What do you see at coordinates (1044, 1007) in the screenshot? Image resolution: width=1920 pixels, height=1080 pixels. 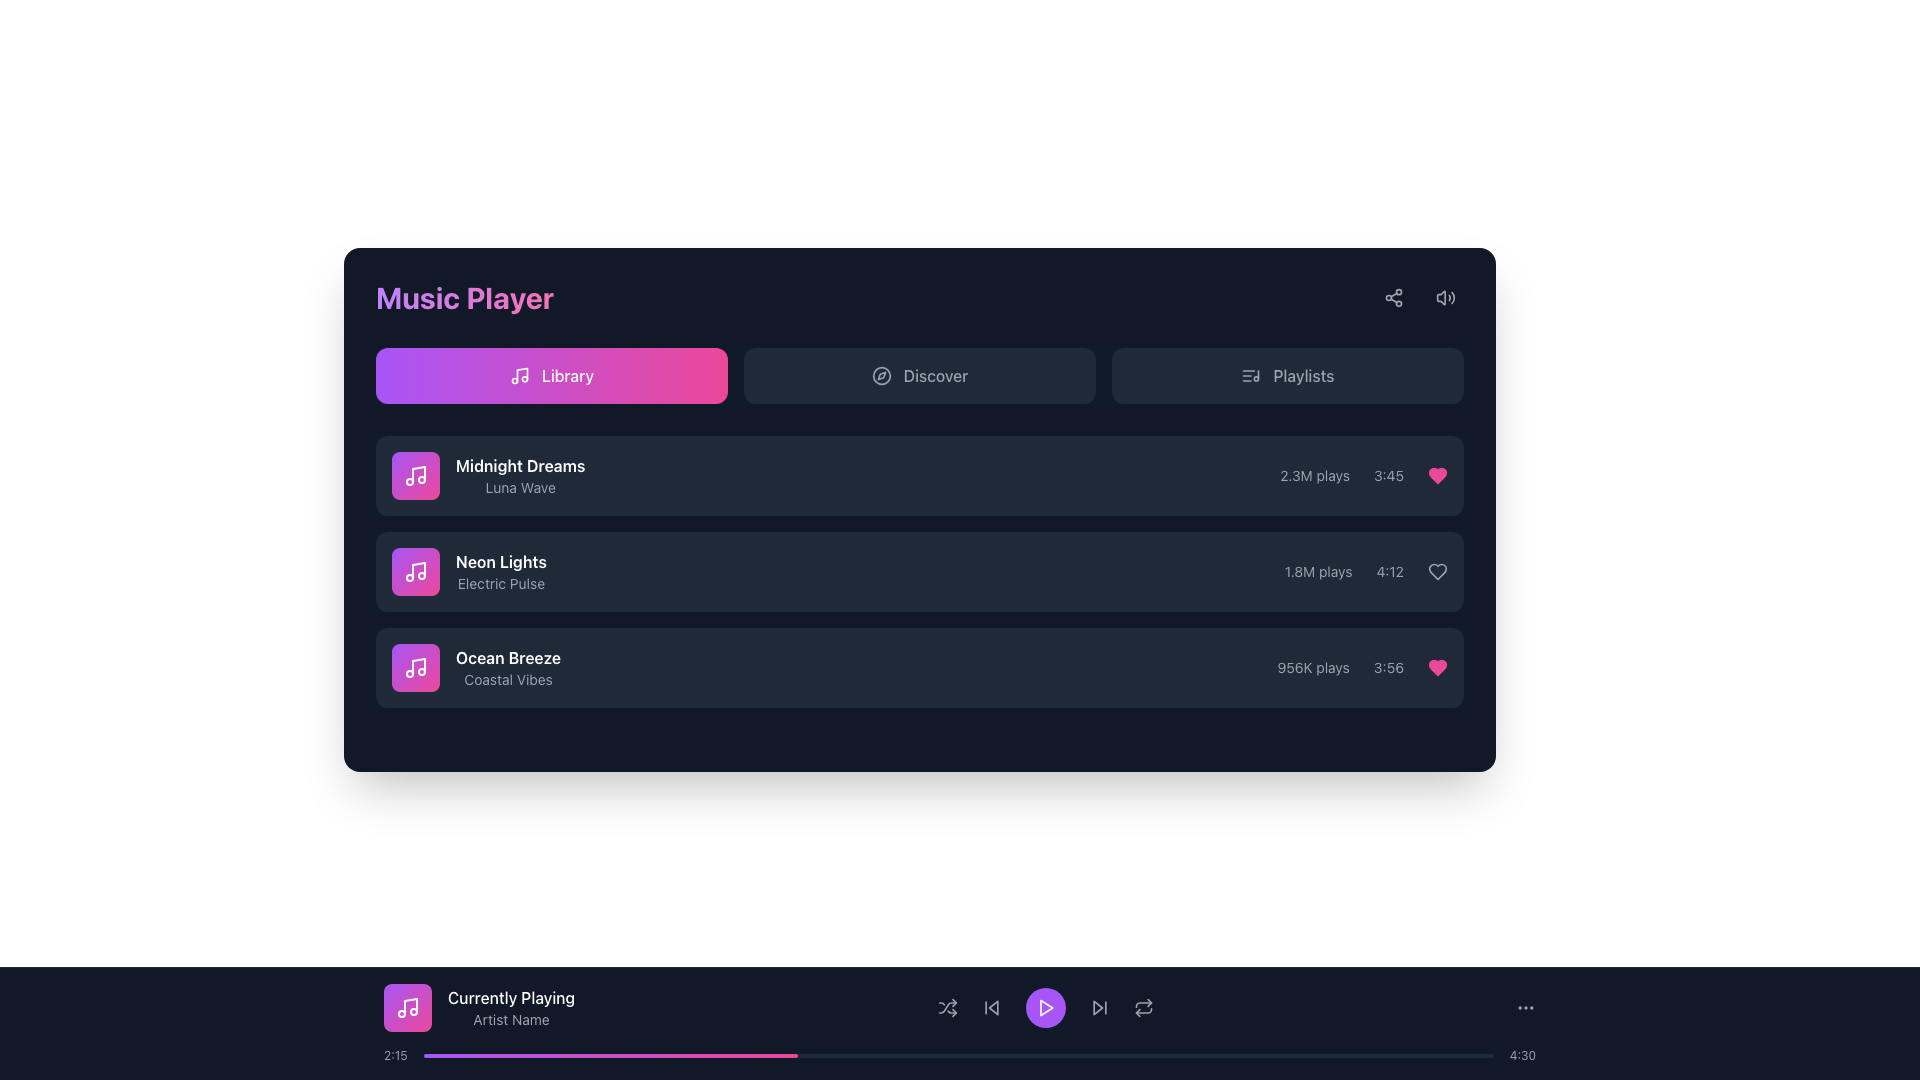 I see `the triangular play icon button located in the bottom section of the interface to play media` at bounding box center [1044, 1007].